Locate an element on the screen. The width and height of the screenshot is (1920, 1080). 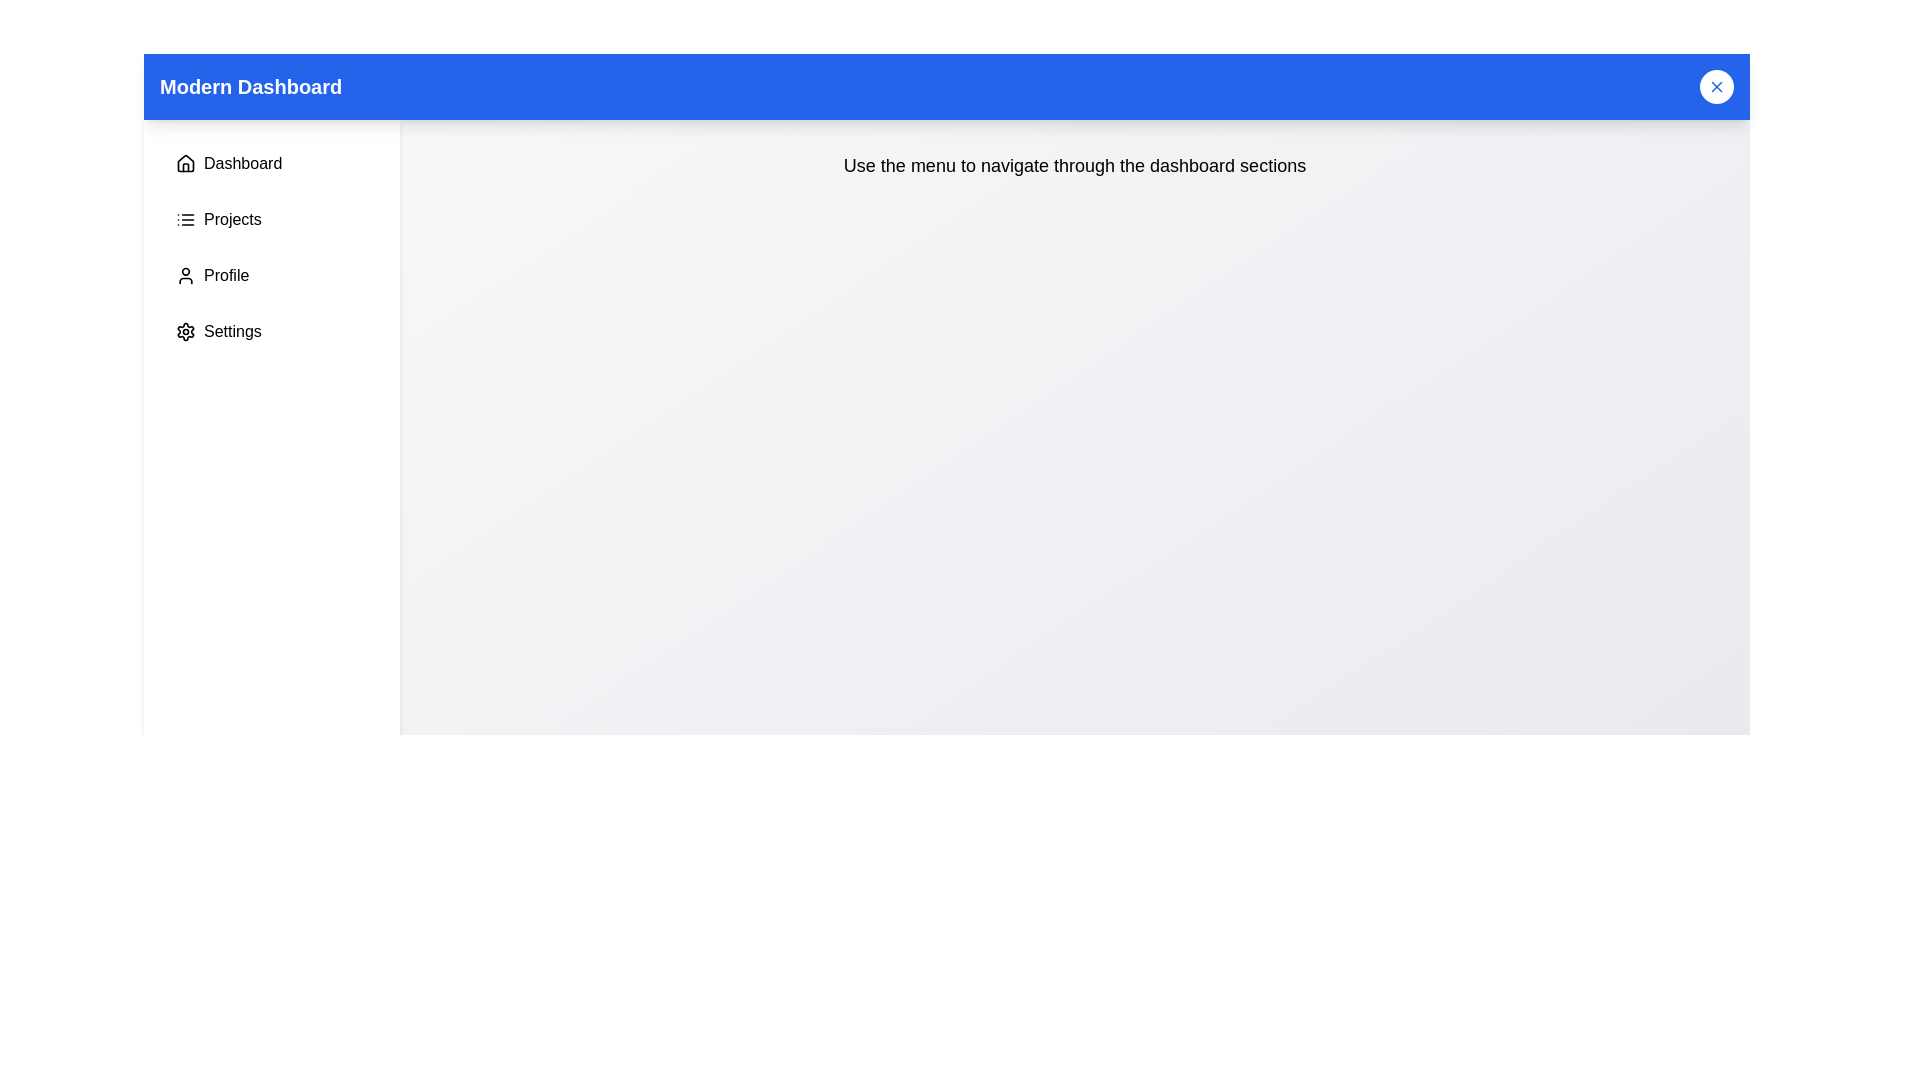
the 'Profile' icon located to the left of the 'Profile' text in the navigation menu is located at coordinates (186, 276).